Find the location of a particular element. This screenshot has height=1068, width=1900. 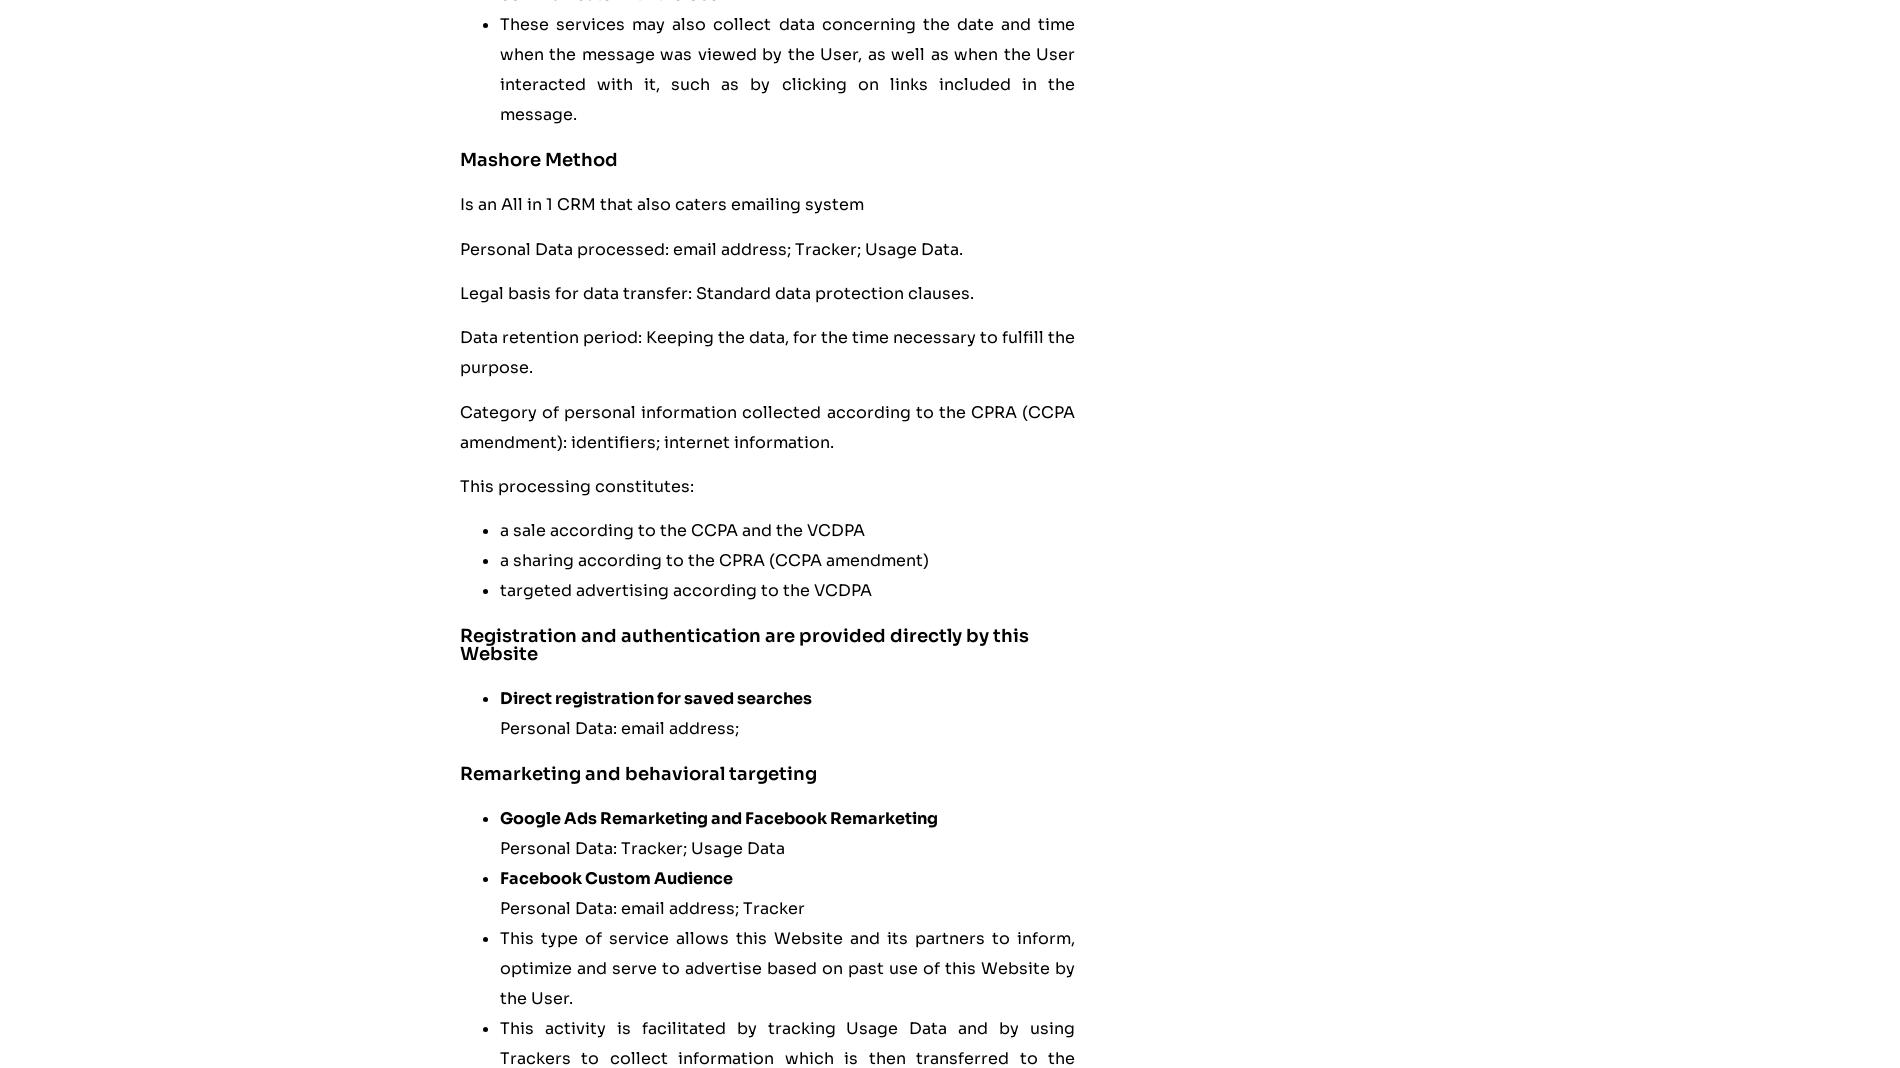

'Direct registration for saved searches' is located at coordinates (656, 698).